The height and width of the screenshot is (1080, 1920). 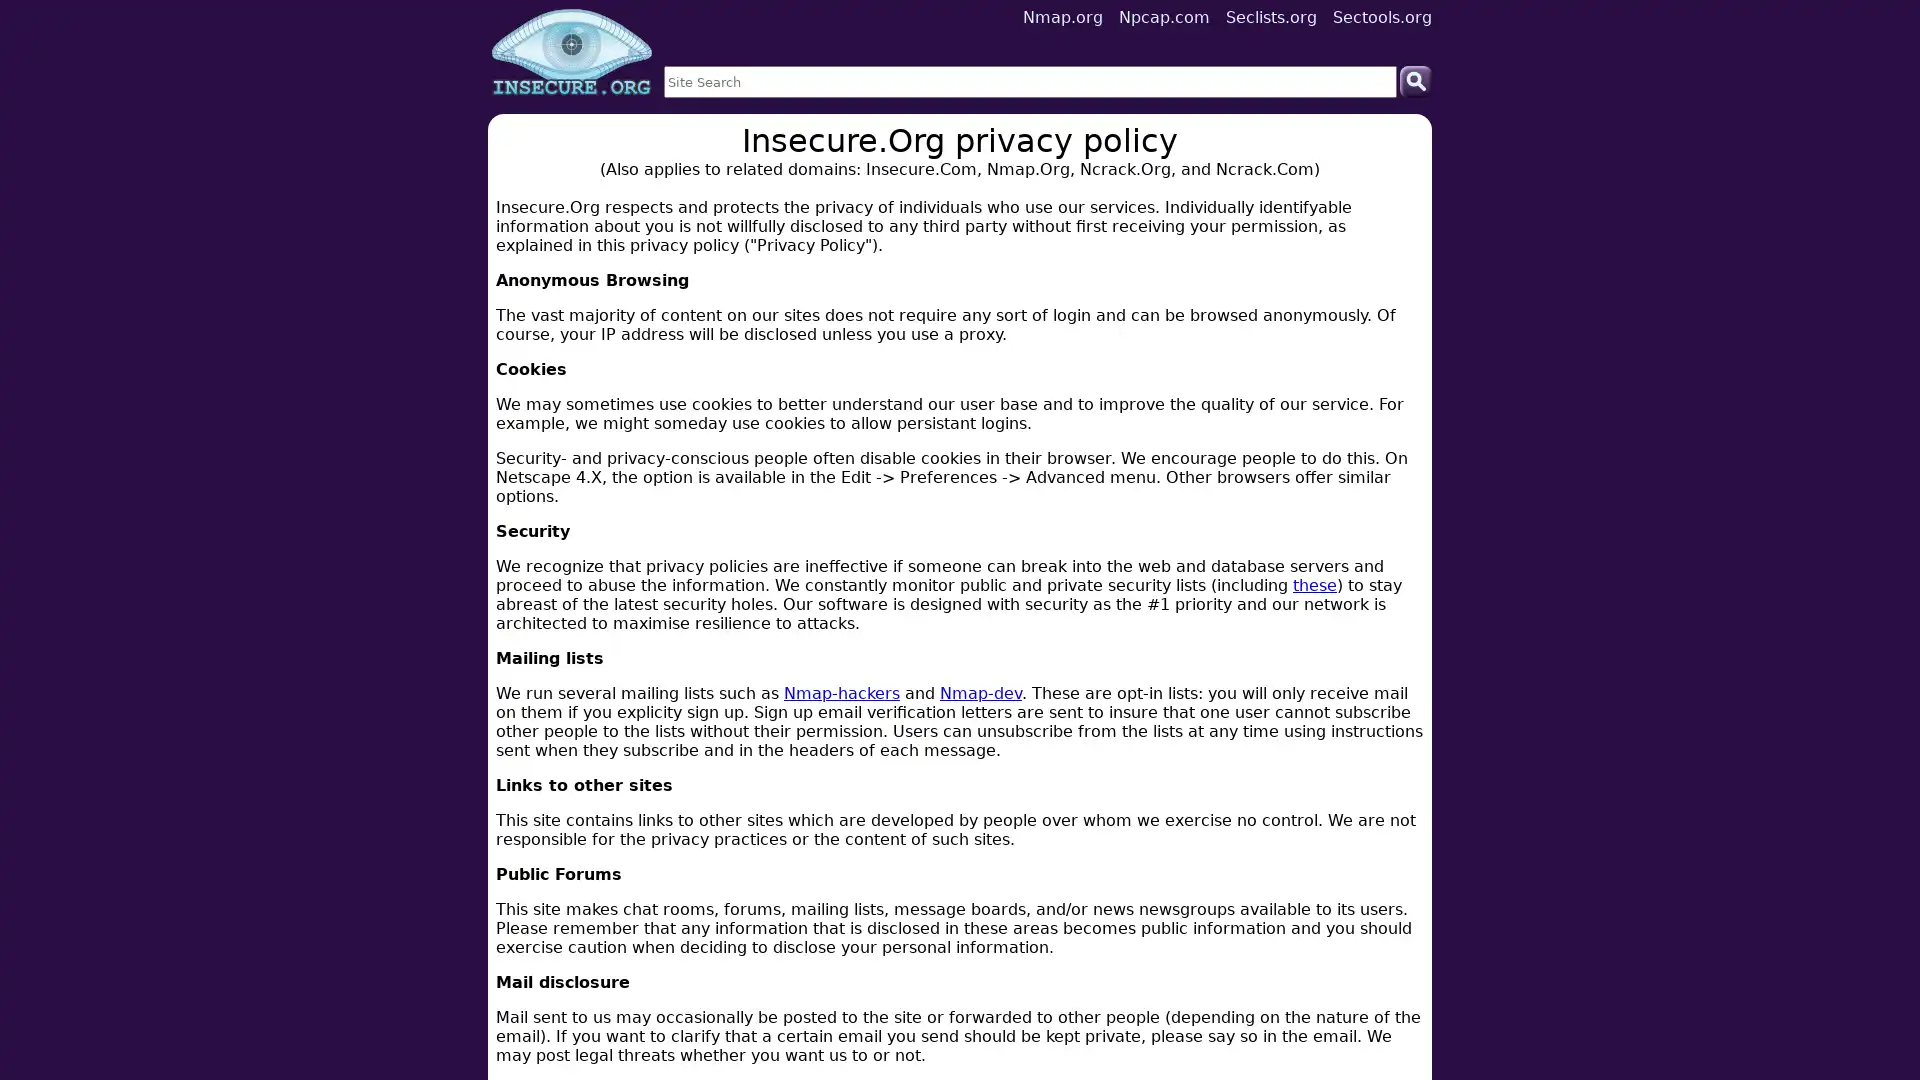 I want to click on Search, so click(x=1415, y=80).